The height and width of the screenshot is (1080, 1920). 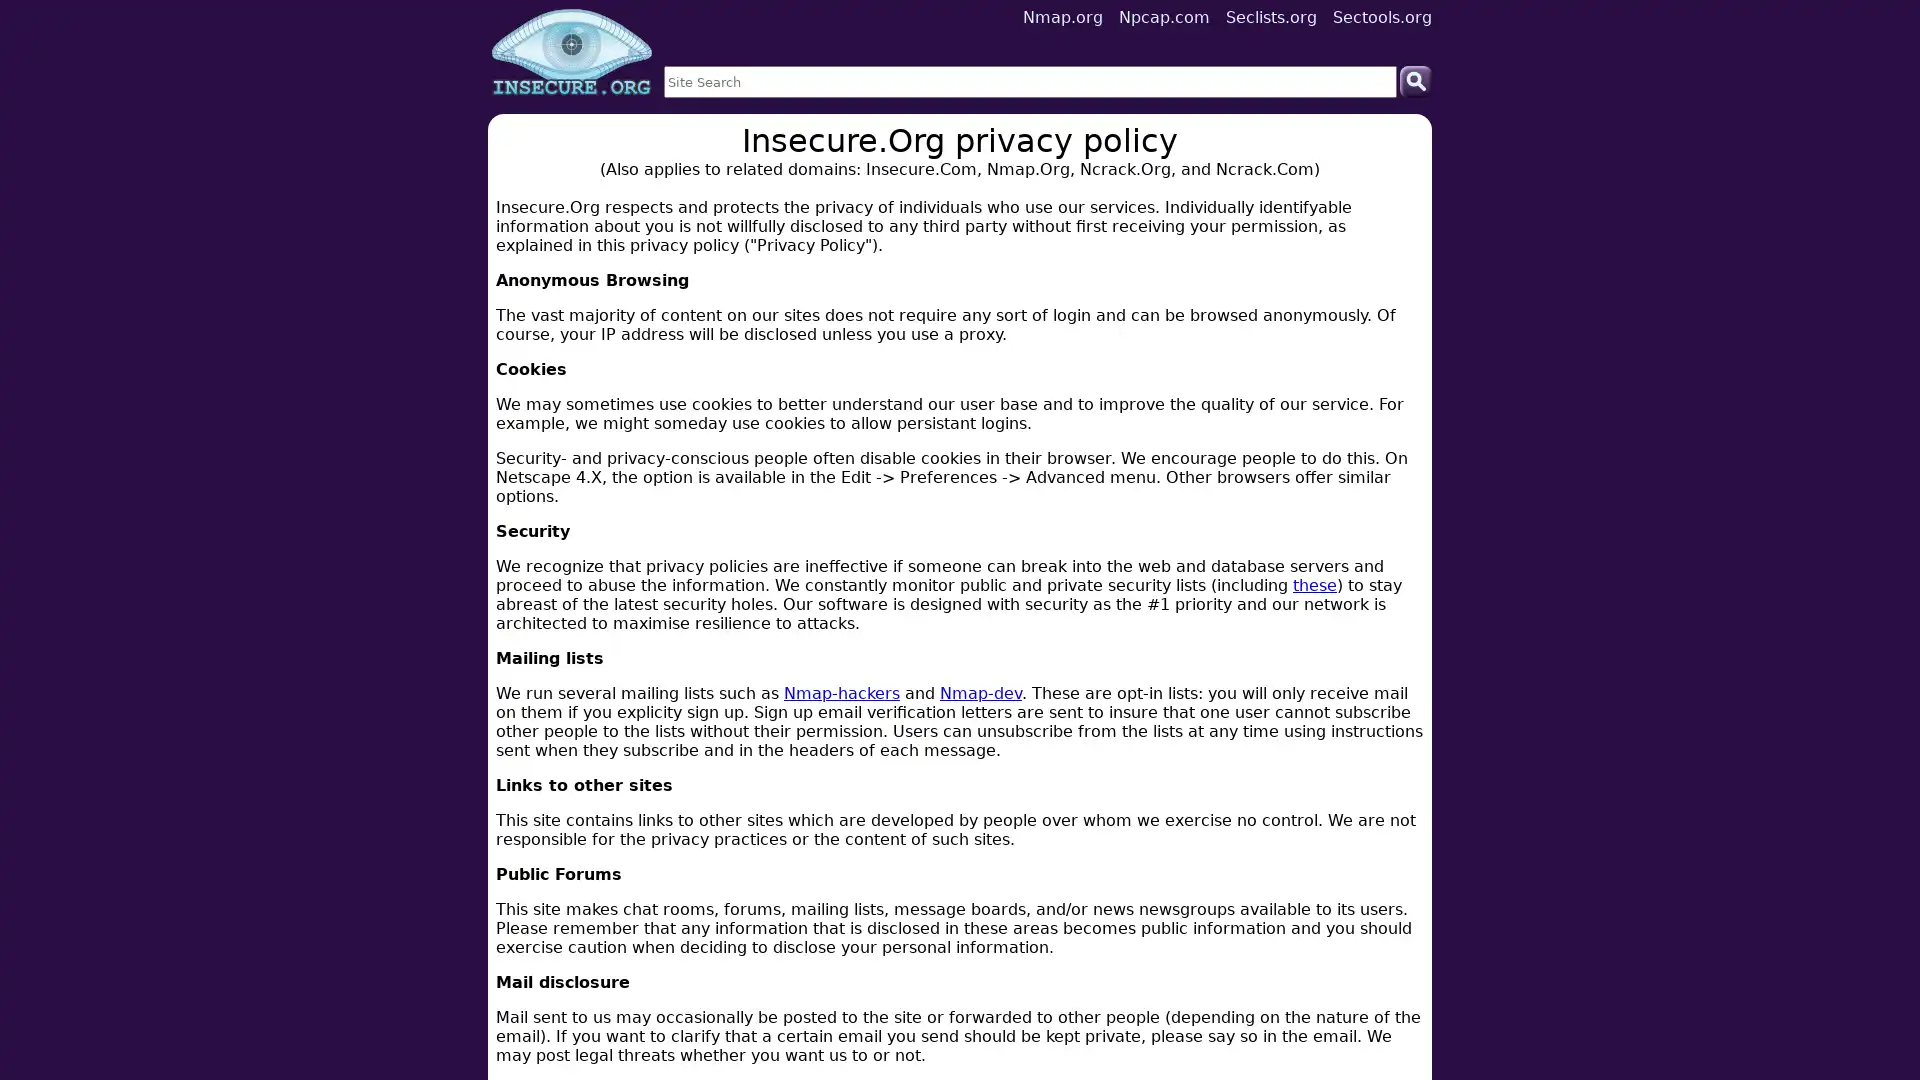 I want to click on Search, so click(x=1415, y=80).